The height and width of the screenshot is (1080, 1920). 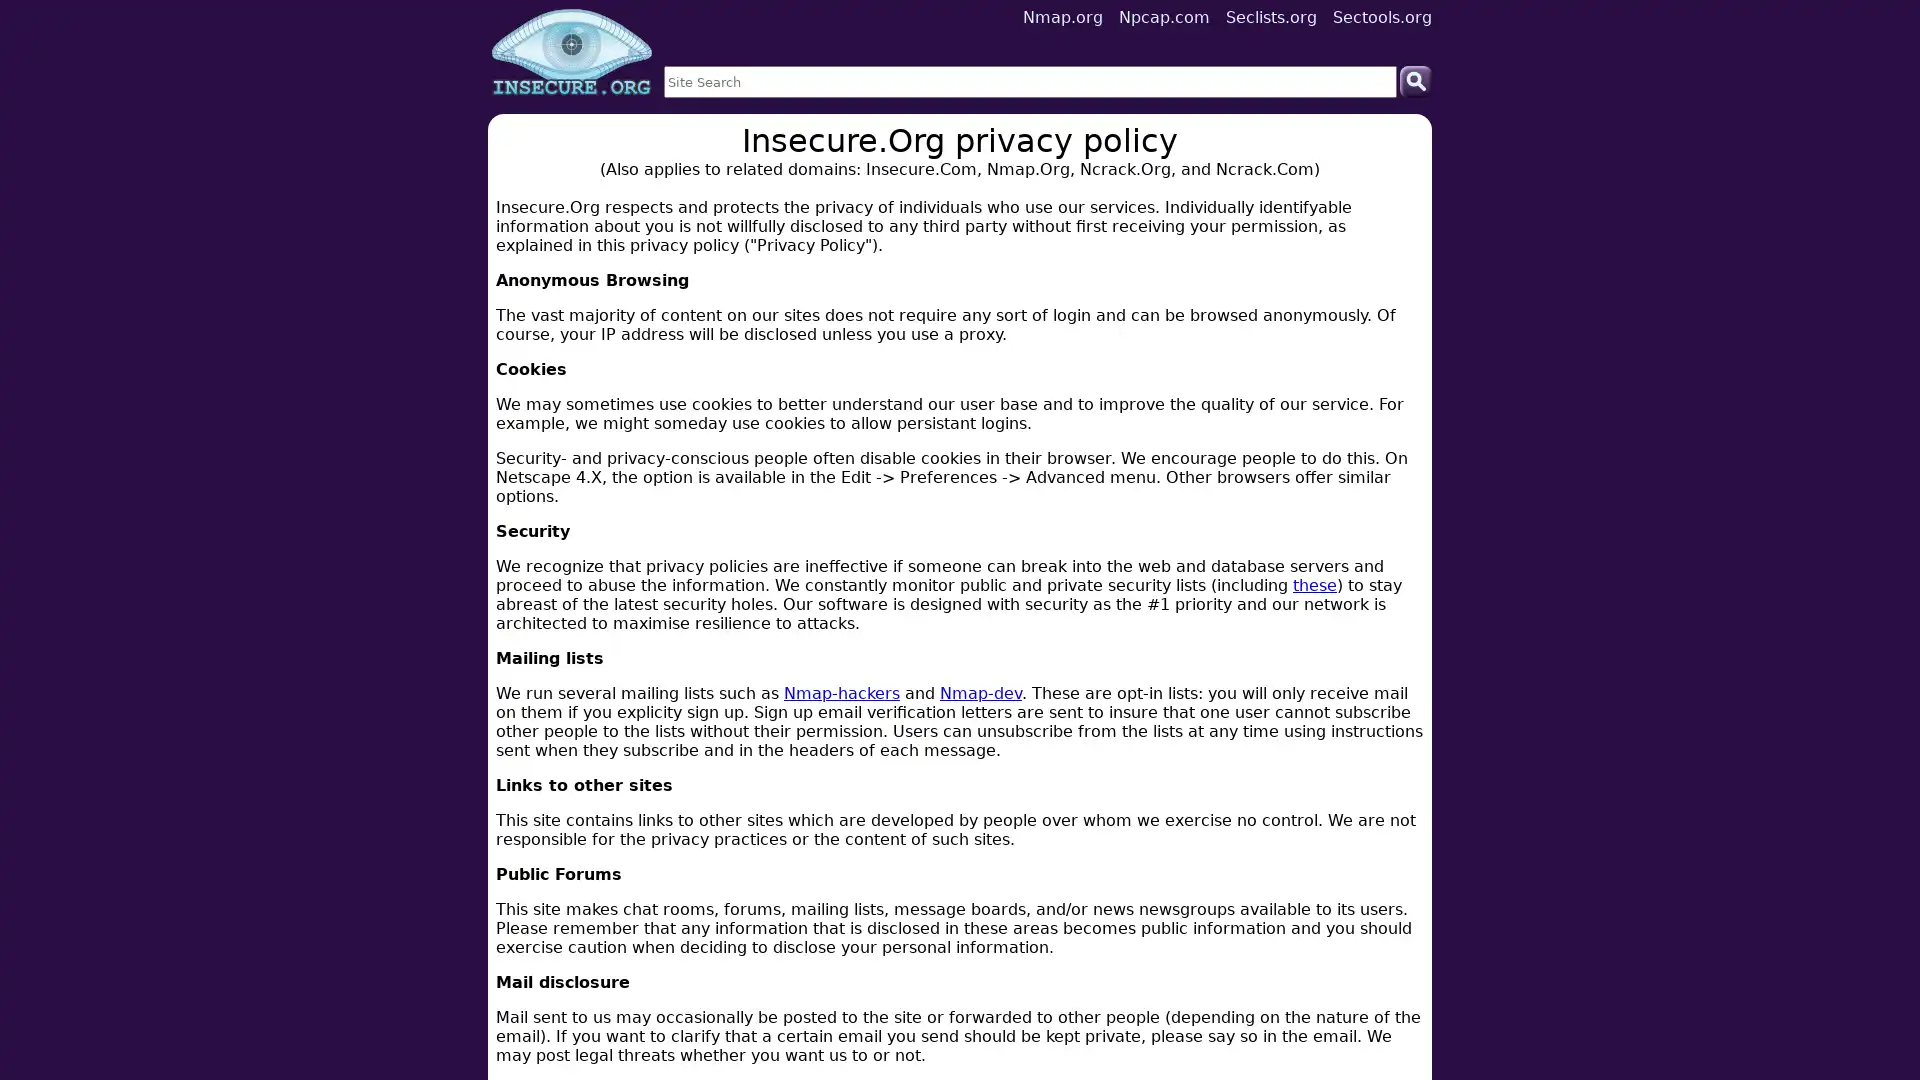 I want to click on Search, so click(x=1415, y=80).